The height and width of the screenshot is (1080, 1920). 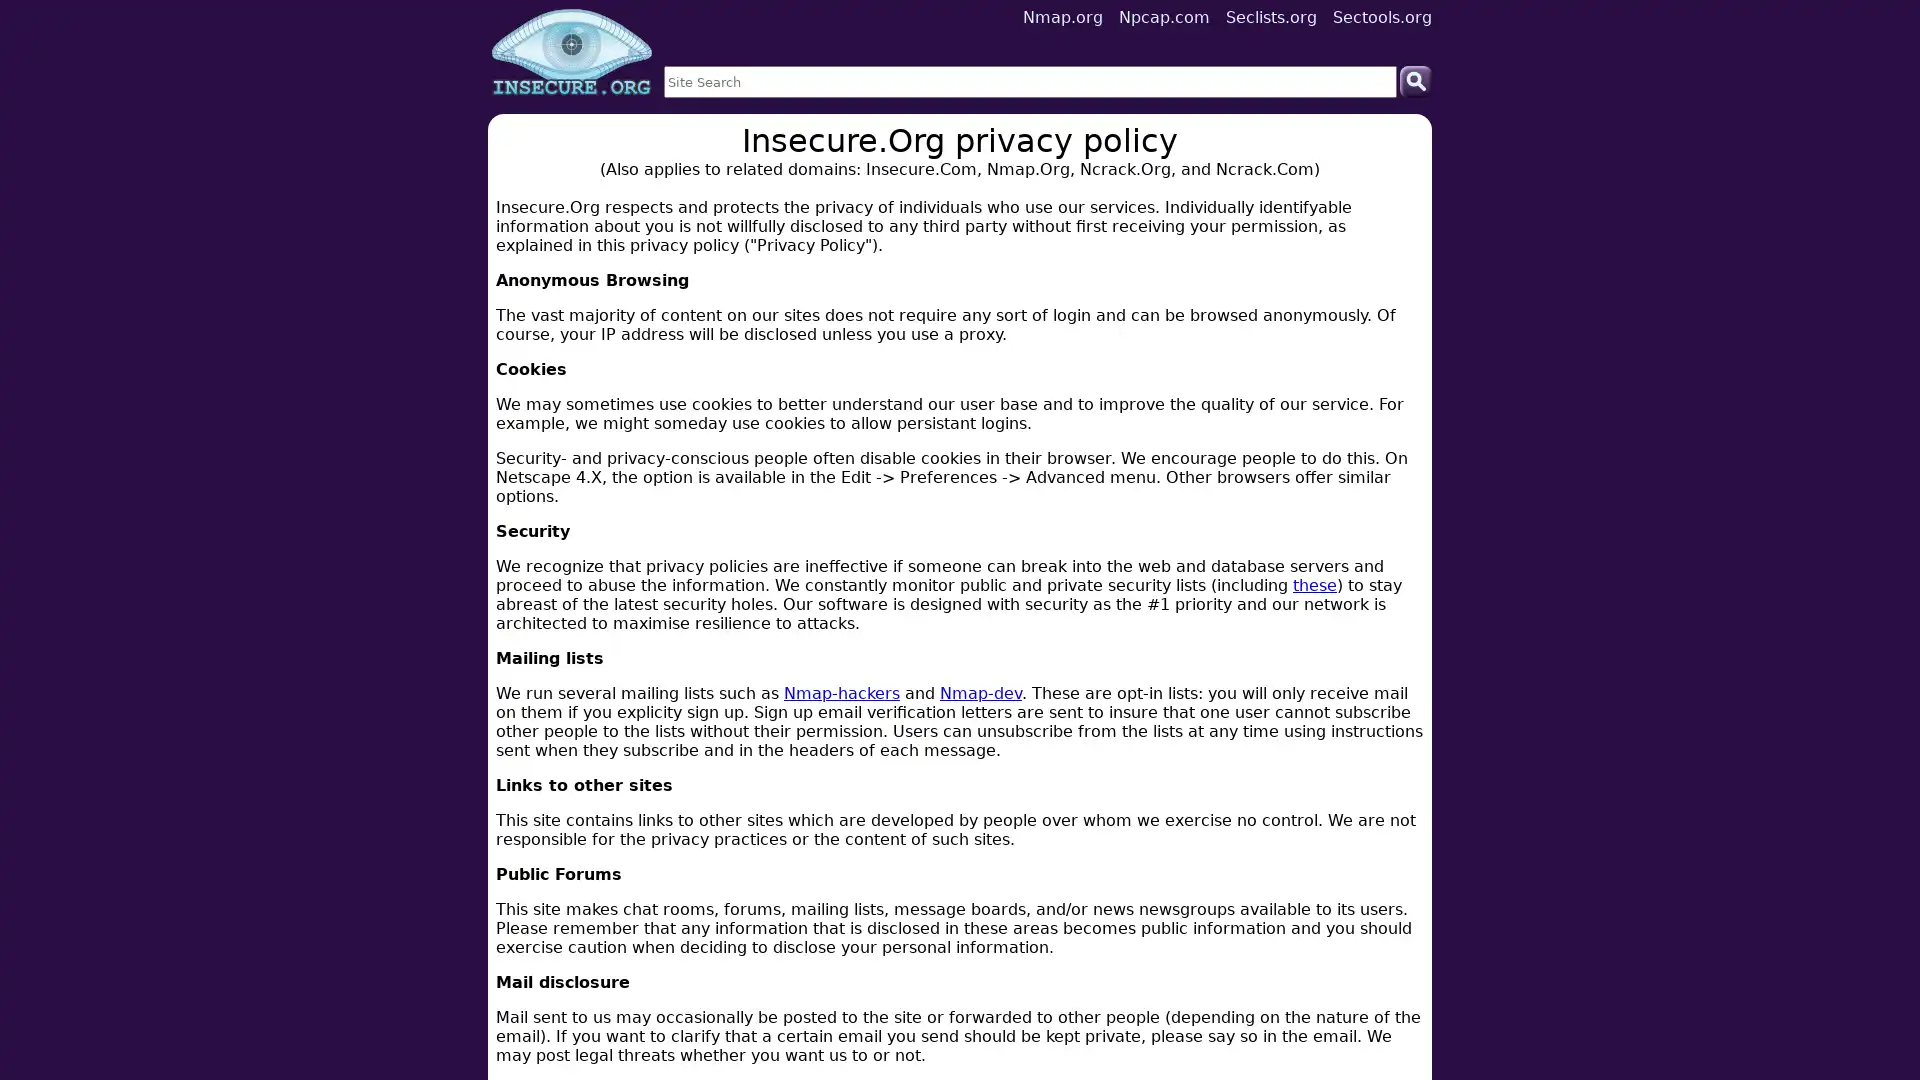 I want to click on Search, so click(x=1415, y=80).